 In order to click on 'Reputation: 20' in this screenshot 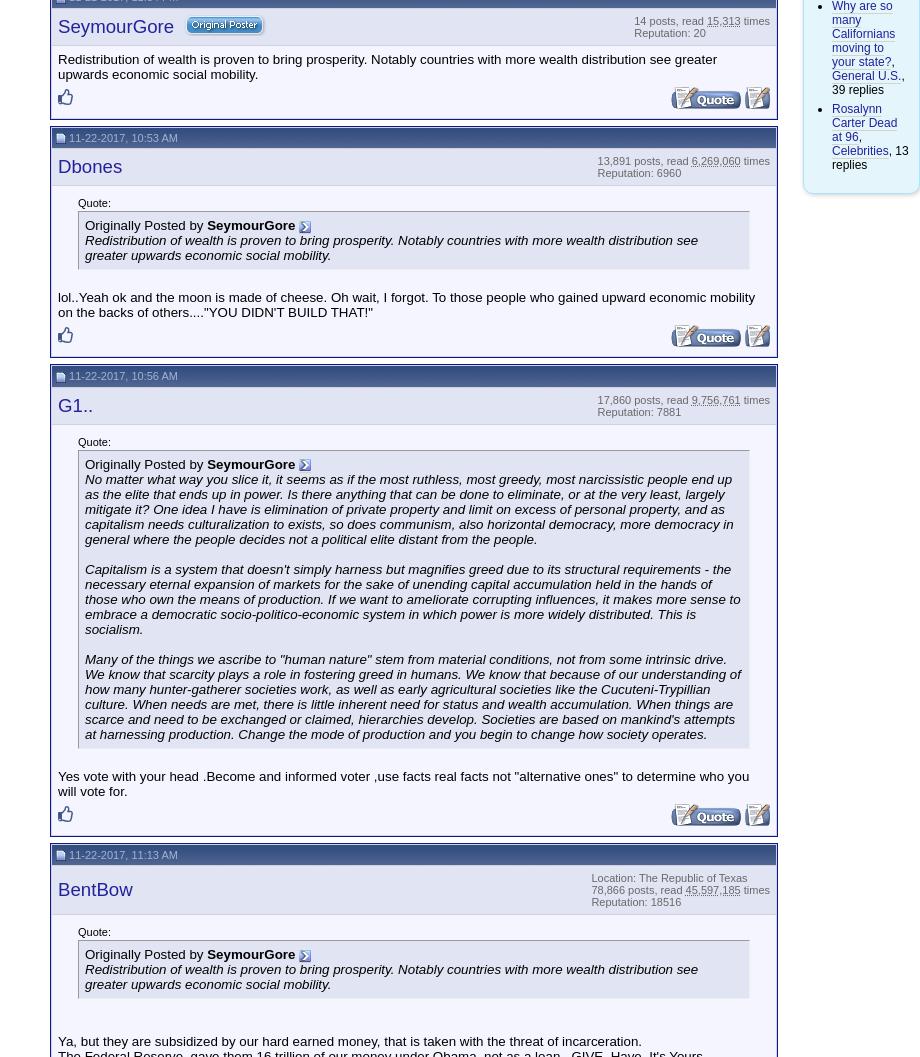, I will do `click(668, 32)`.